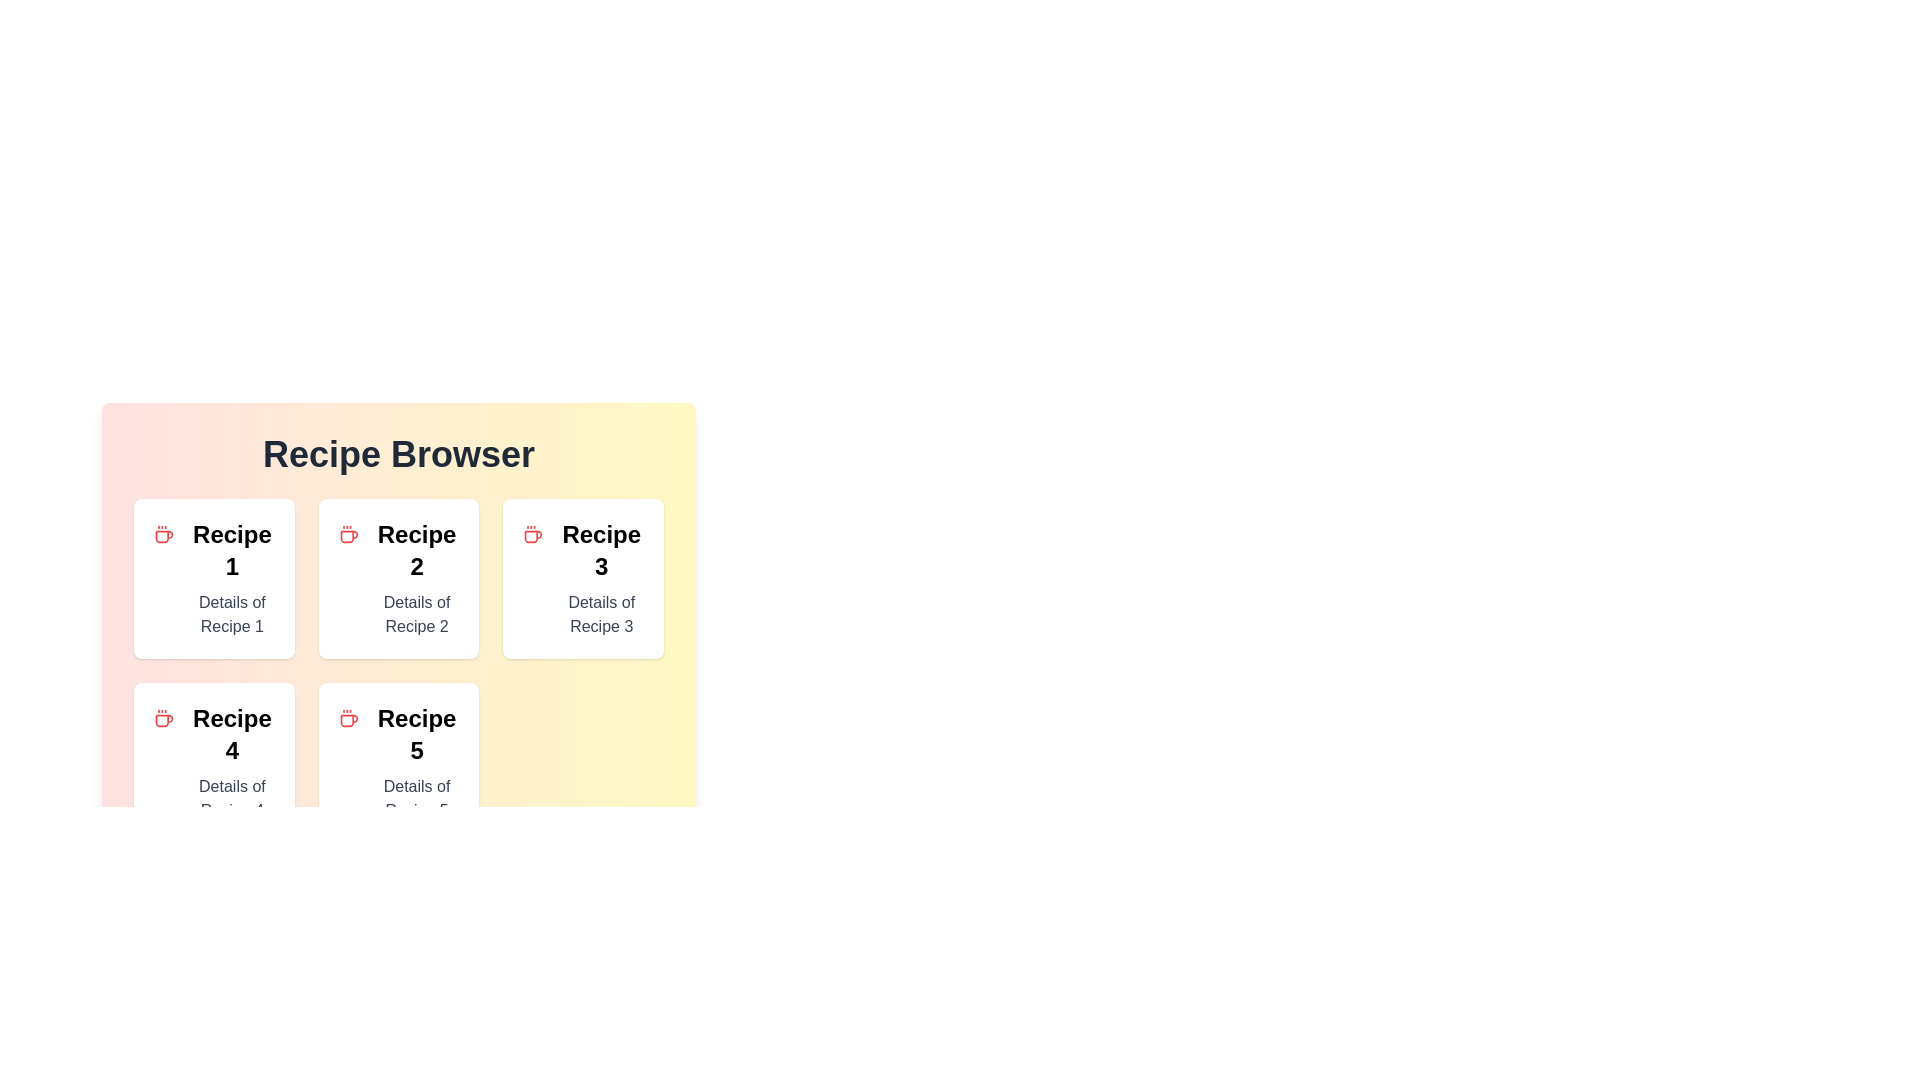 The image size is (1920, 1080). I want to click on the coffee icon located at the top-left of the card labeled 'Recipe 1' in the recipe grid, so click(164, 534).